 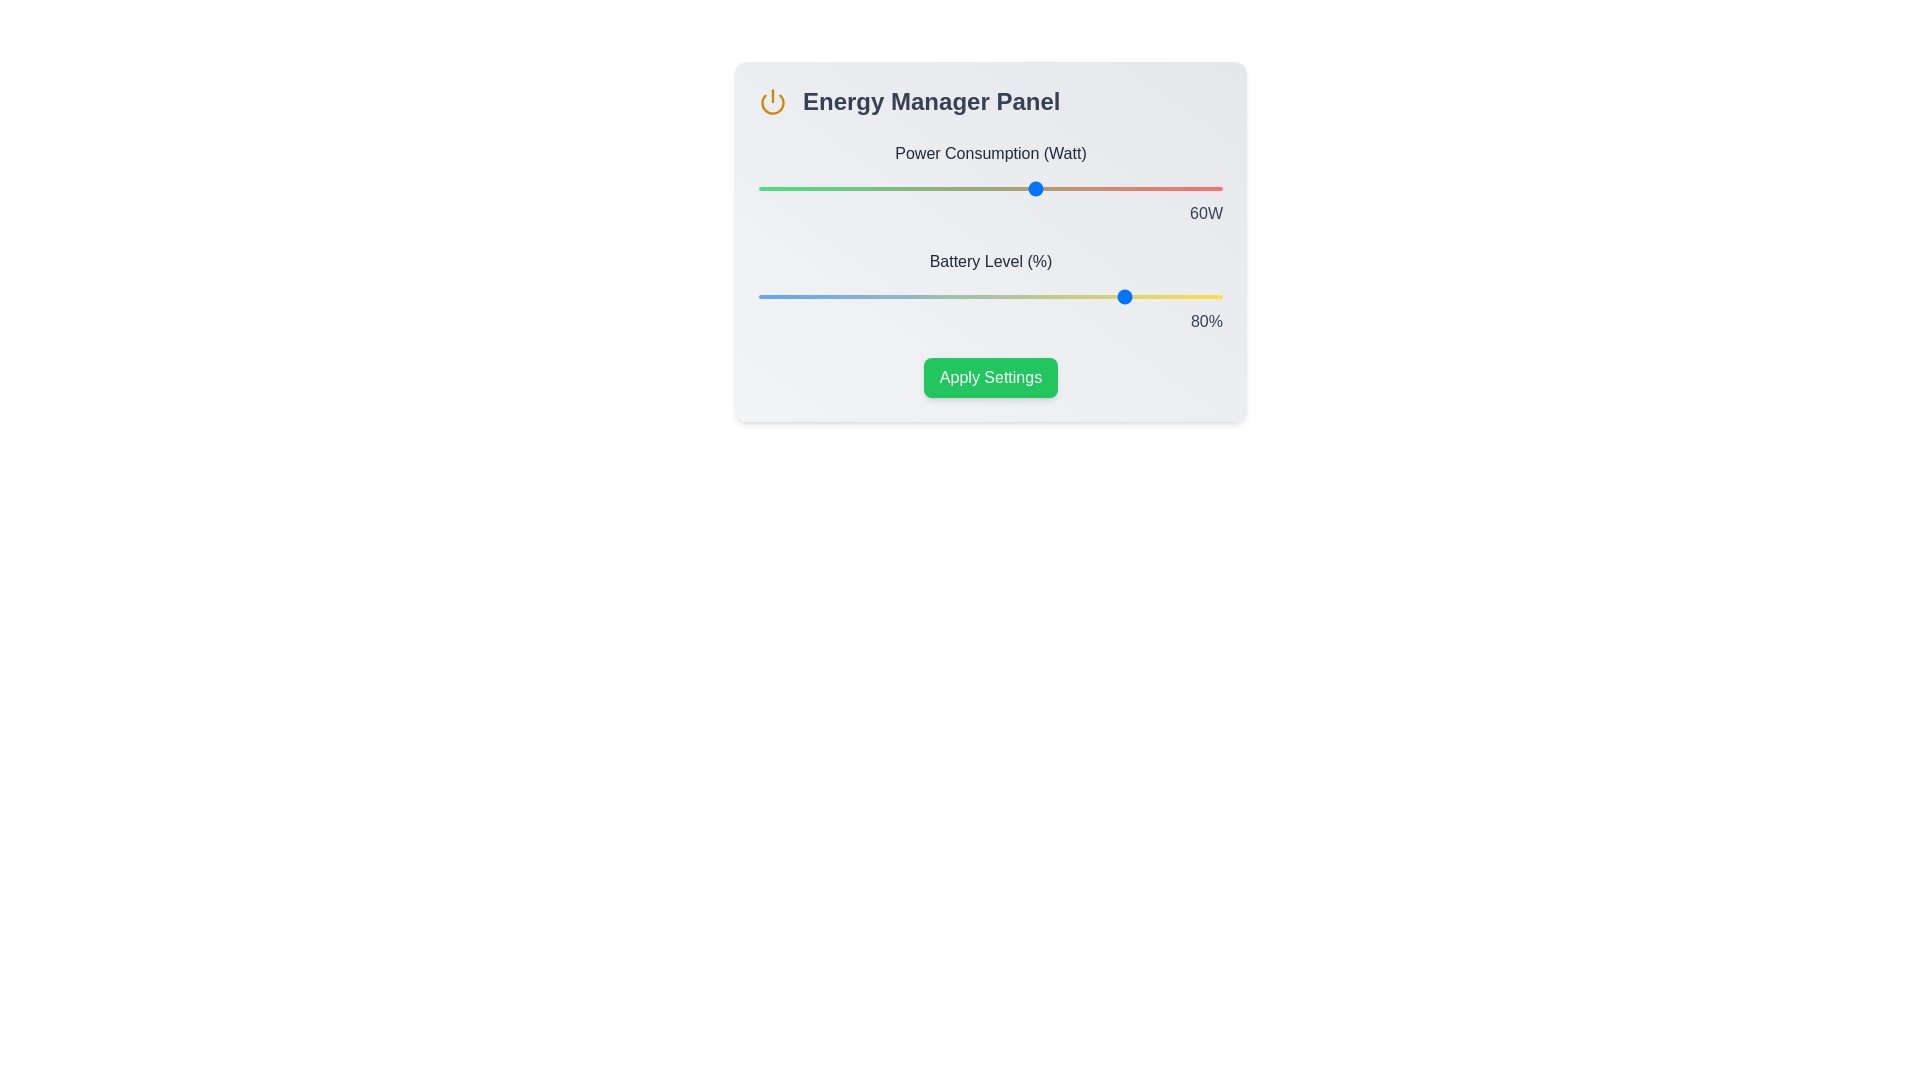 I want to click on the 'Apply Settings' button, so click(x=990, y=378).